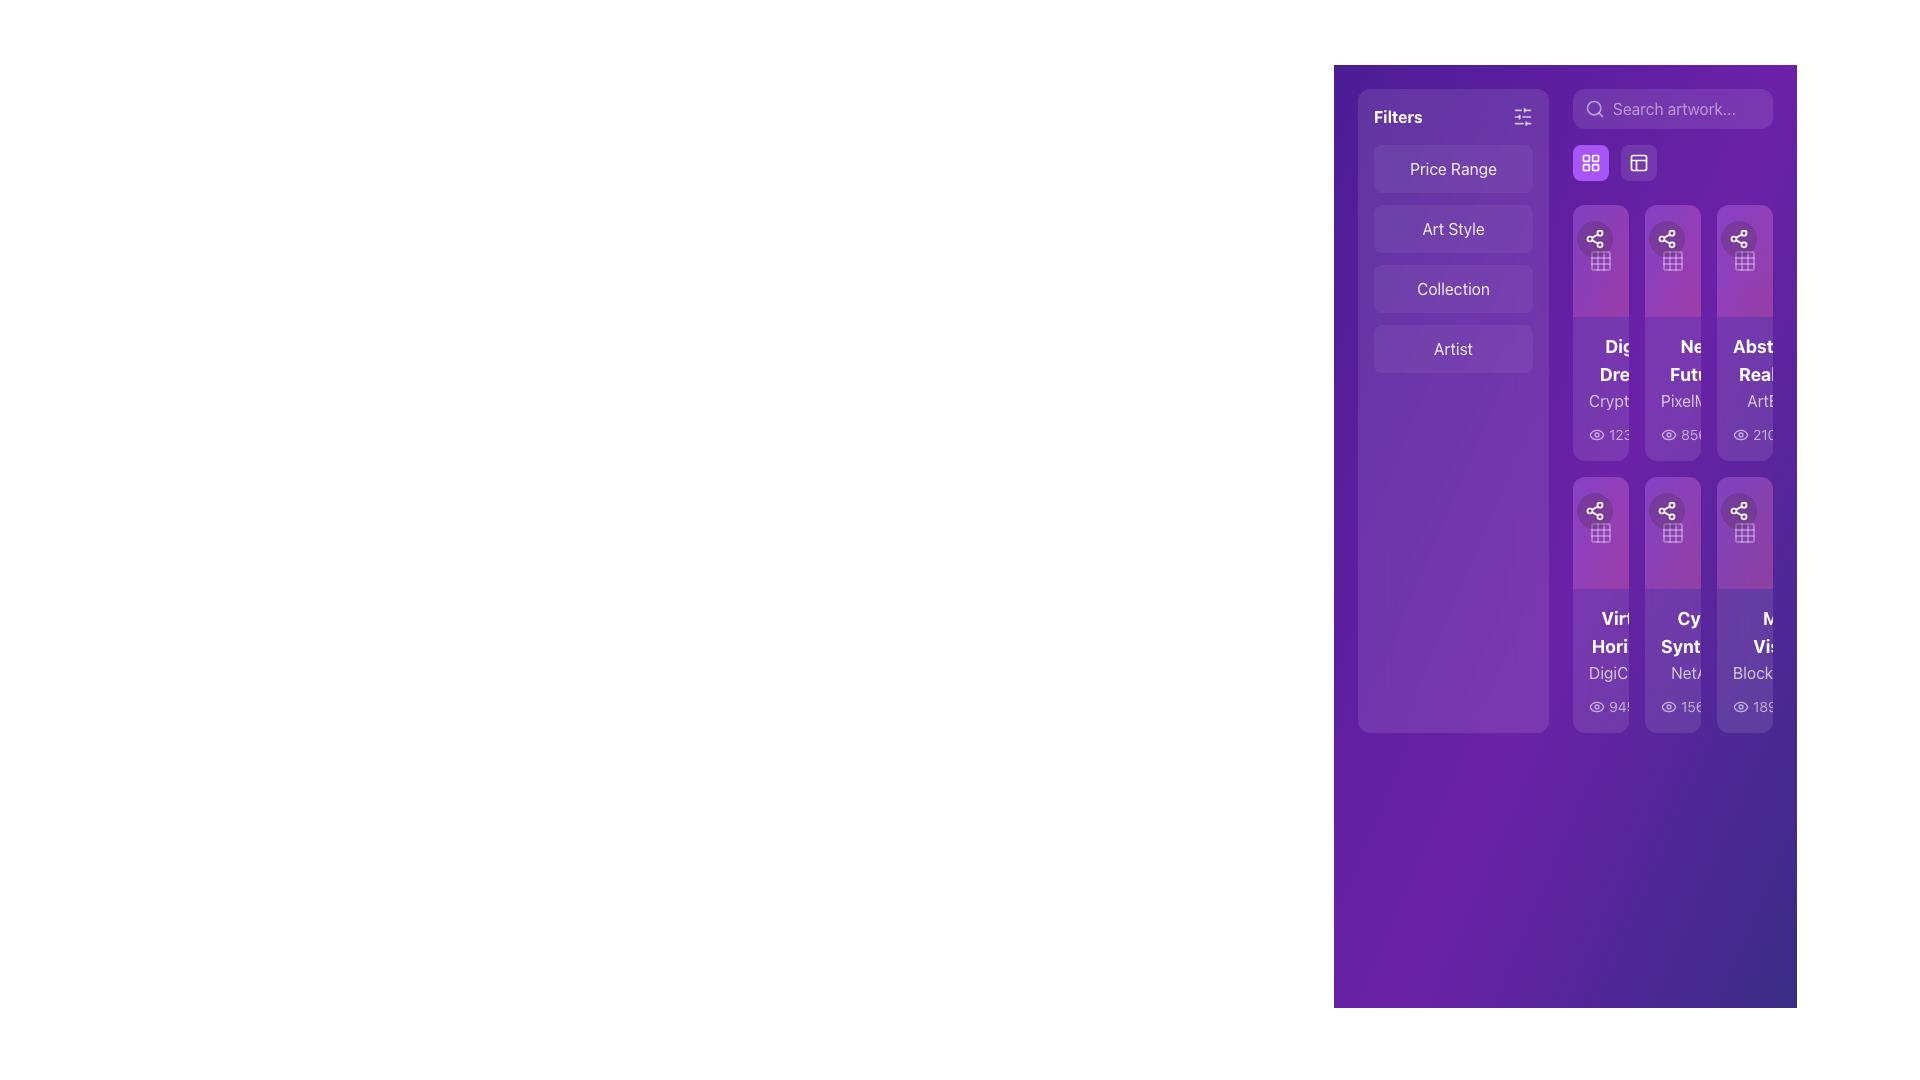 Image resolution: width=1920 pixels, height=1080 pixels. Describe the element at coordinates (1673, 531) in the screenshot. I see `the SVG-based interactive graphical button located in the top-right corner of the second row of cards, which serves as a control for viewing or organizing content related to the item represented by its card` at that location.